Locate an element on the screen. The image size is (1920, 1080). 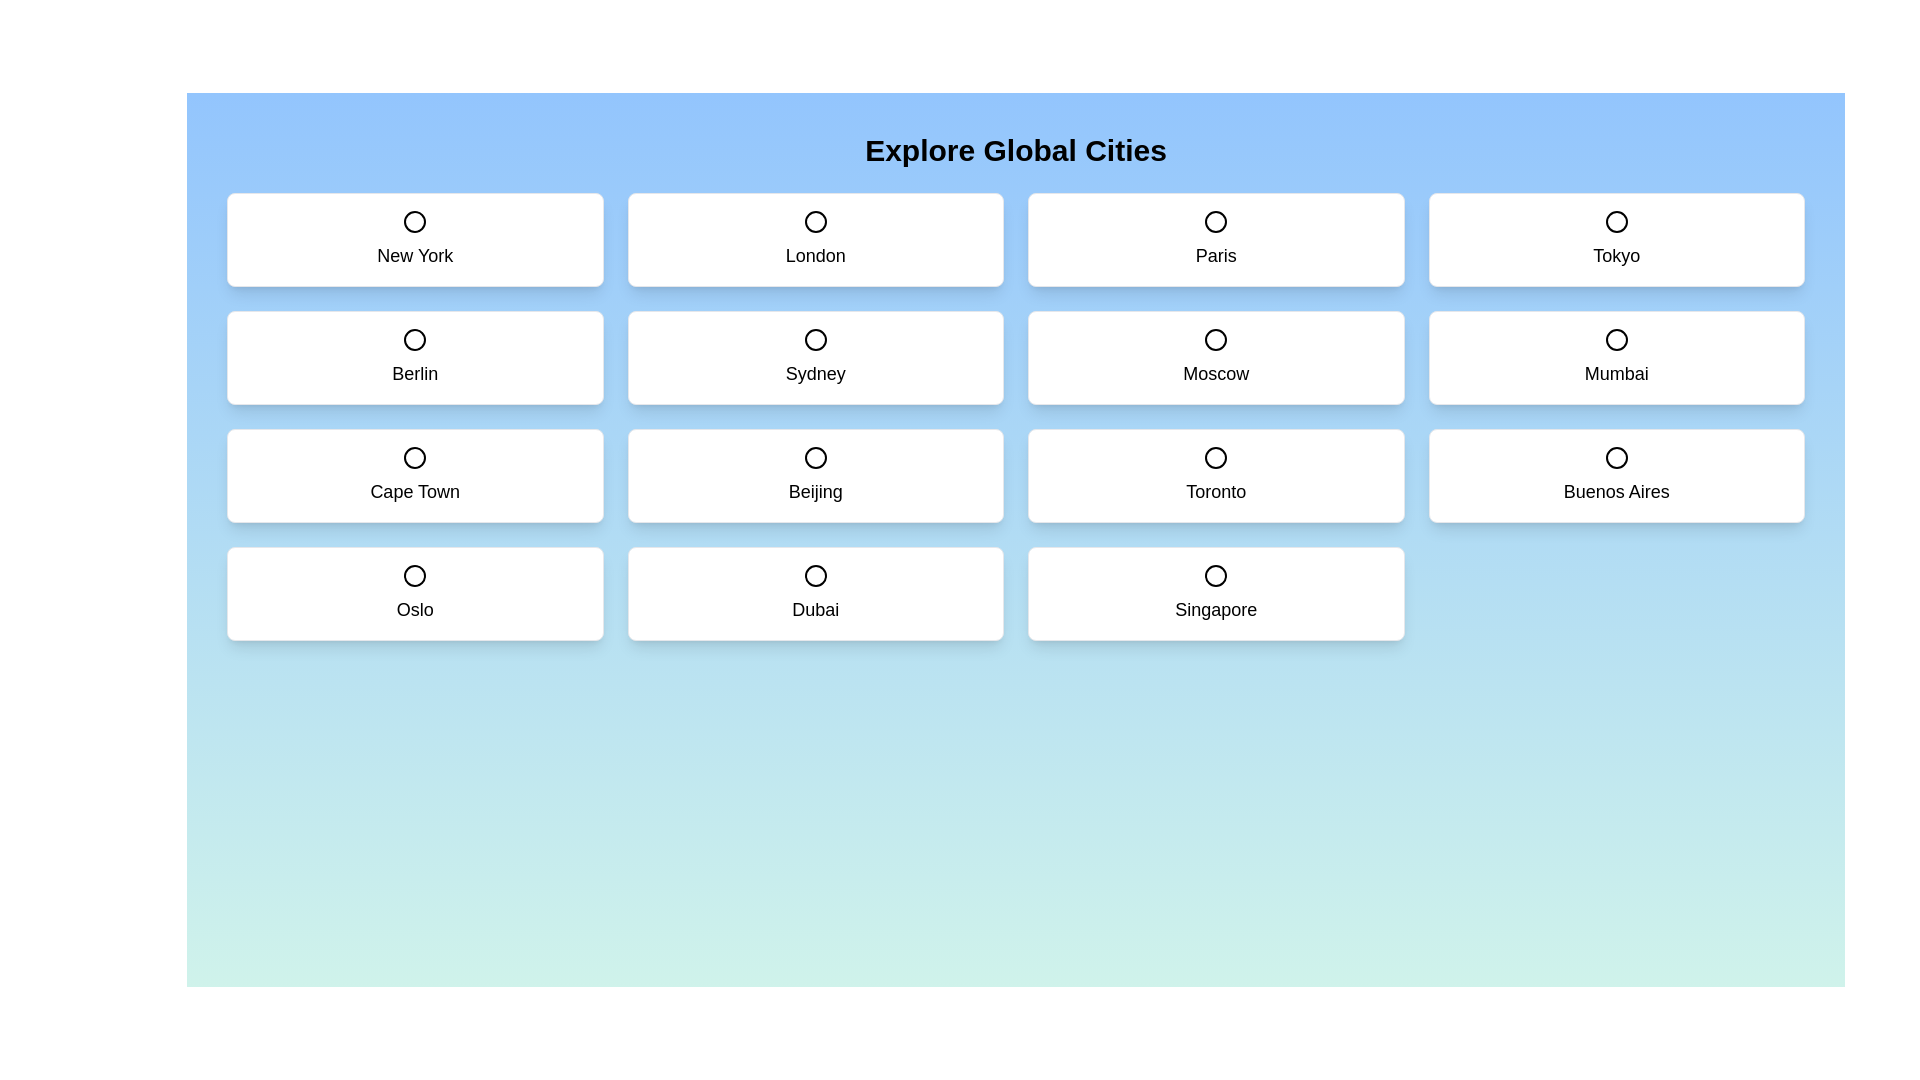
the city card labeled Paris to toggle its selection state is located at coordinates (1215, 238).